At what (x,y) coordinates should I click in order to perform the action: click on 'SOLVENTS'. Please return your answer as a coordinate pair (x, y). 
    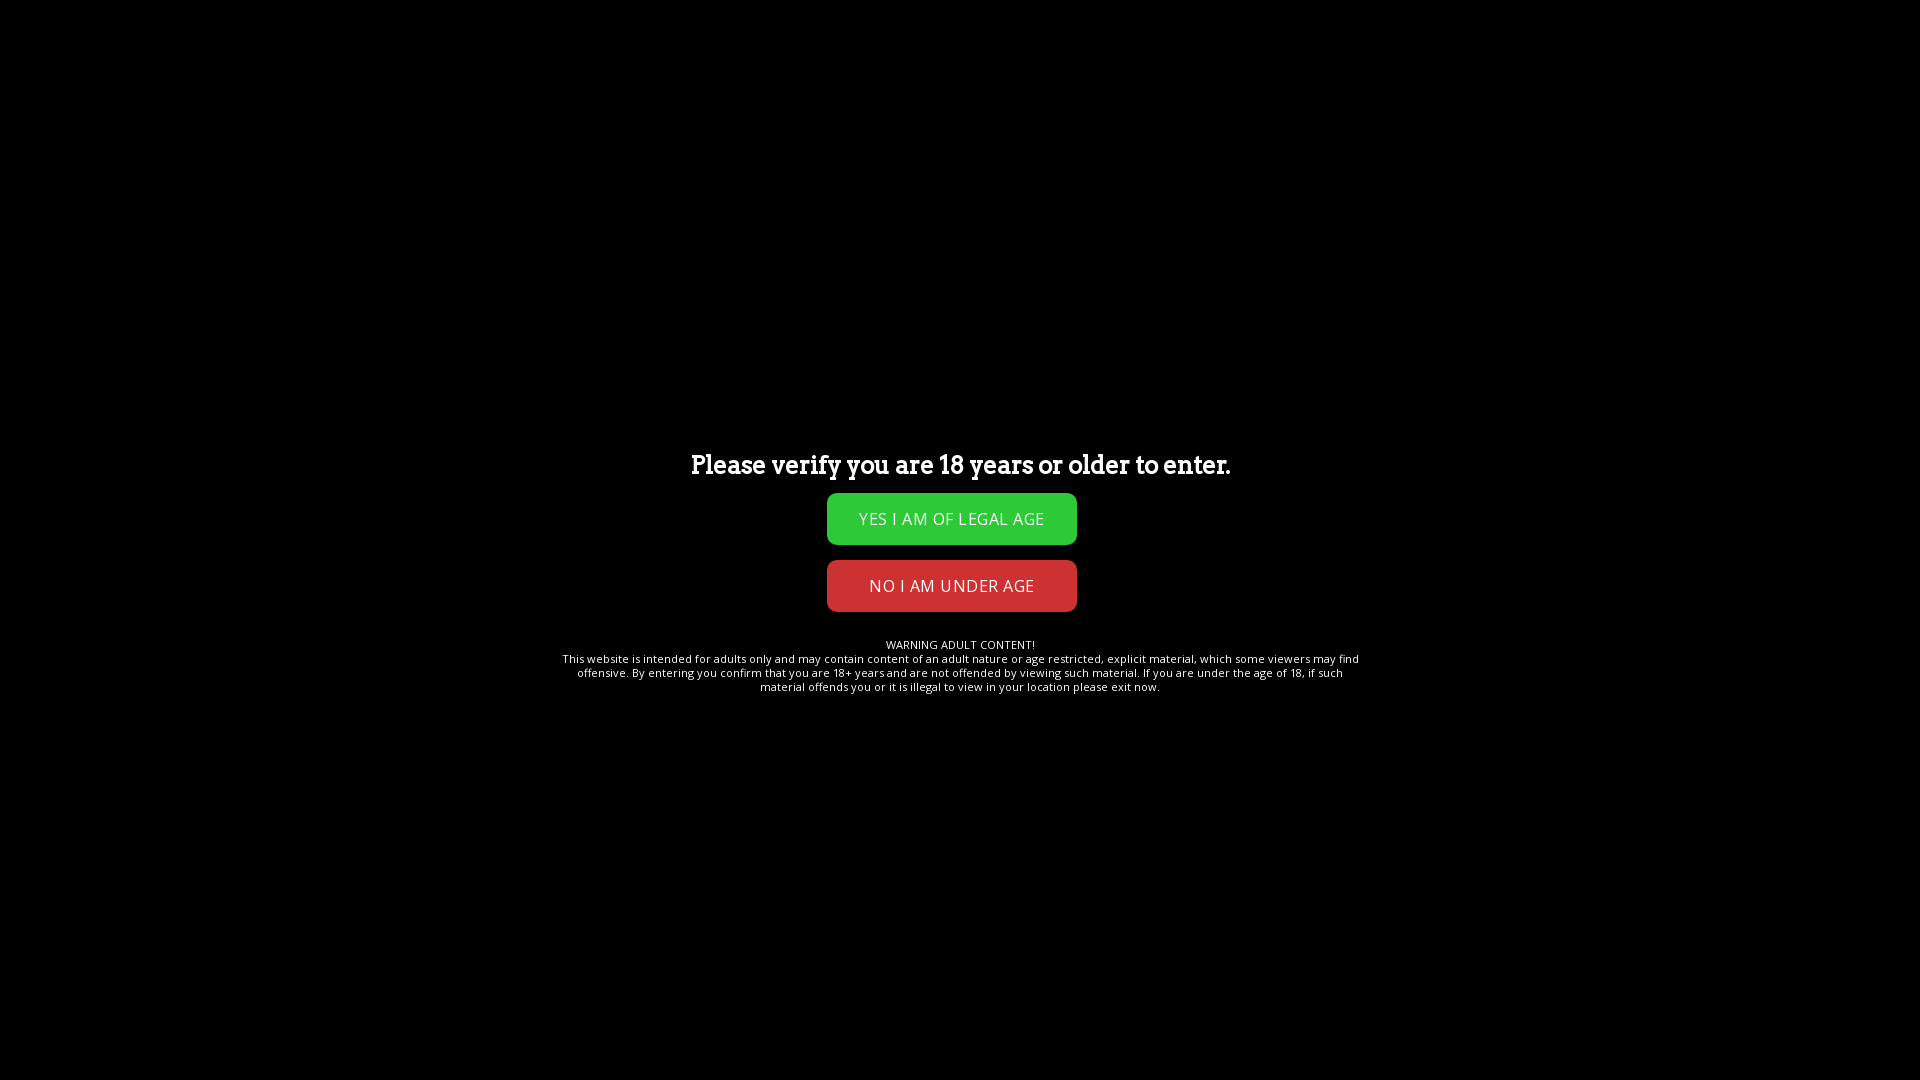
    Looking at the image, I should click on (926, 111).